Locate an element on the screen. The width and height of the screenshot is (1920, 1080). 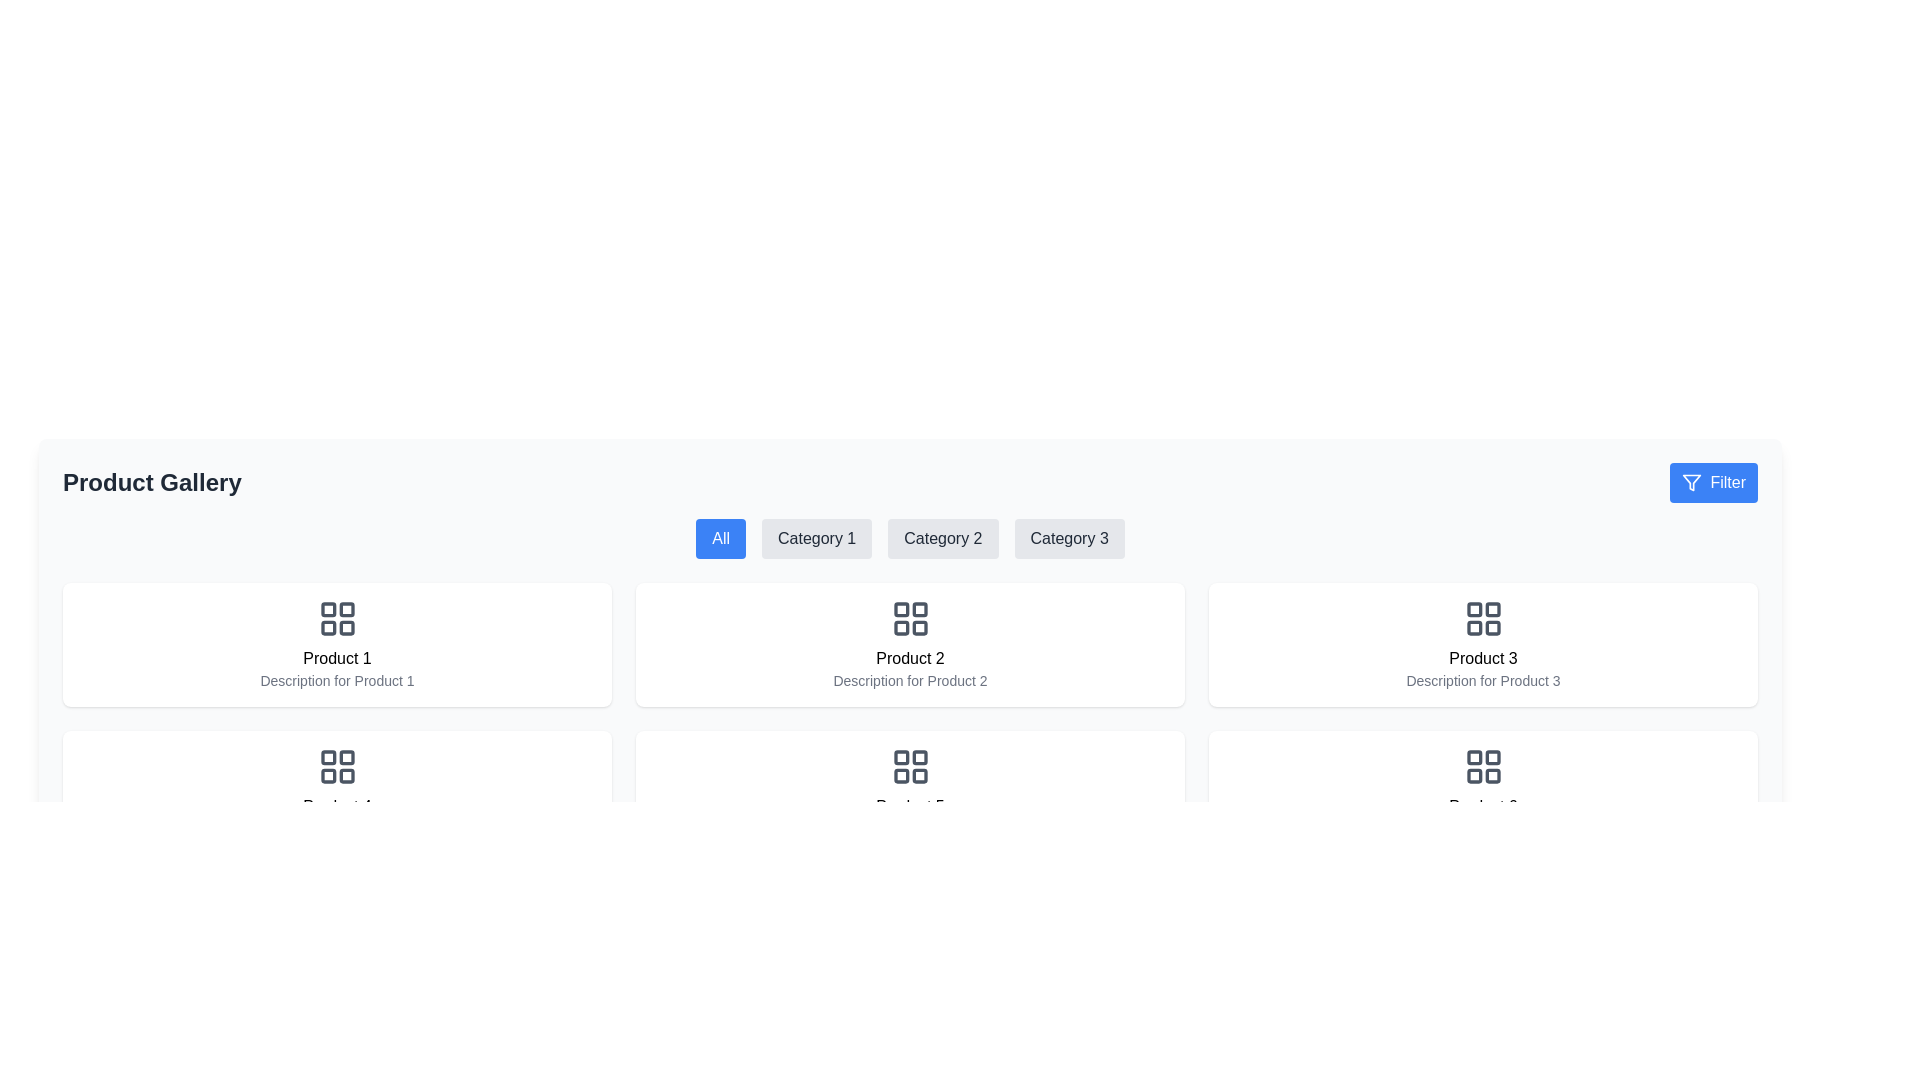
the top-left square of the grid layout icon which serves as a decorative element in the interface is located at coordinates (1474, 757).